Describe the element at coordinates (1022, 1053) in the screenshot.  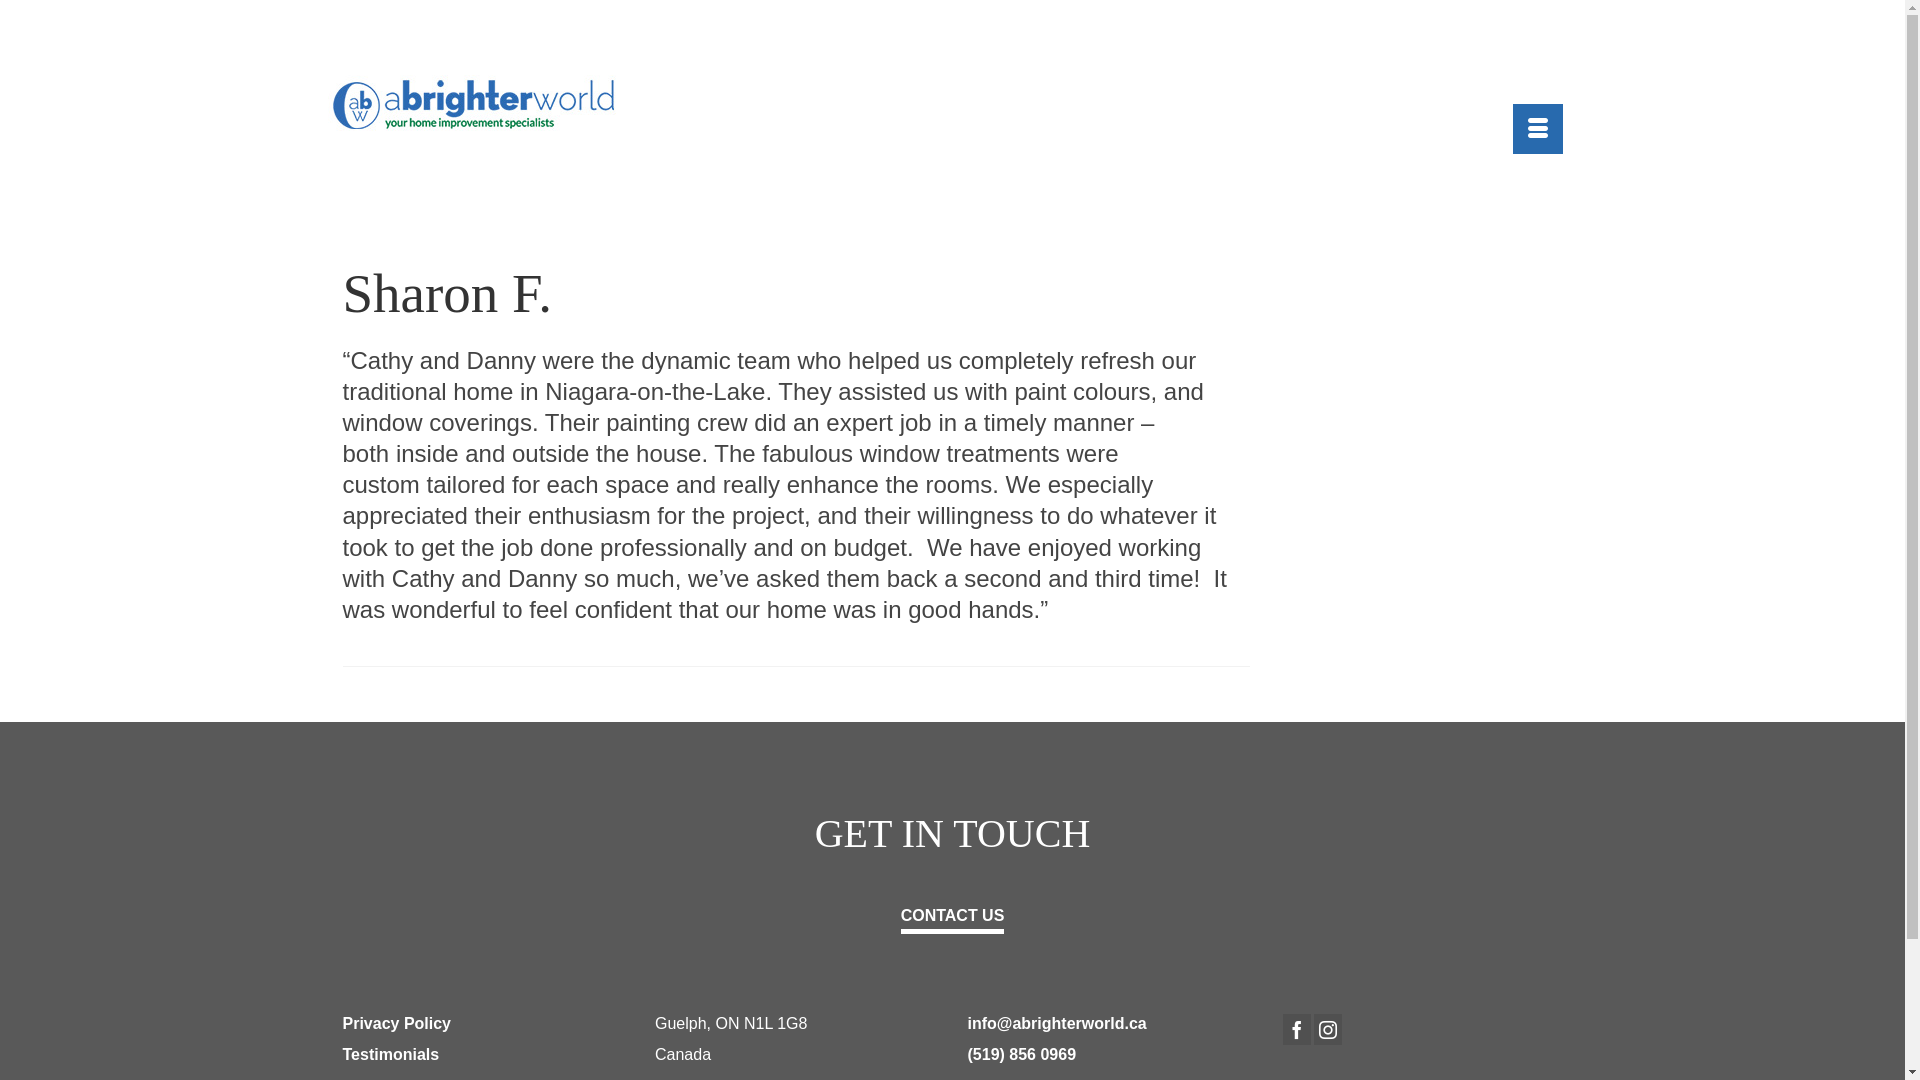
I see `'(519) 856 0969'` at that location.